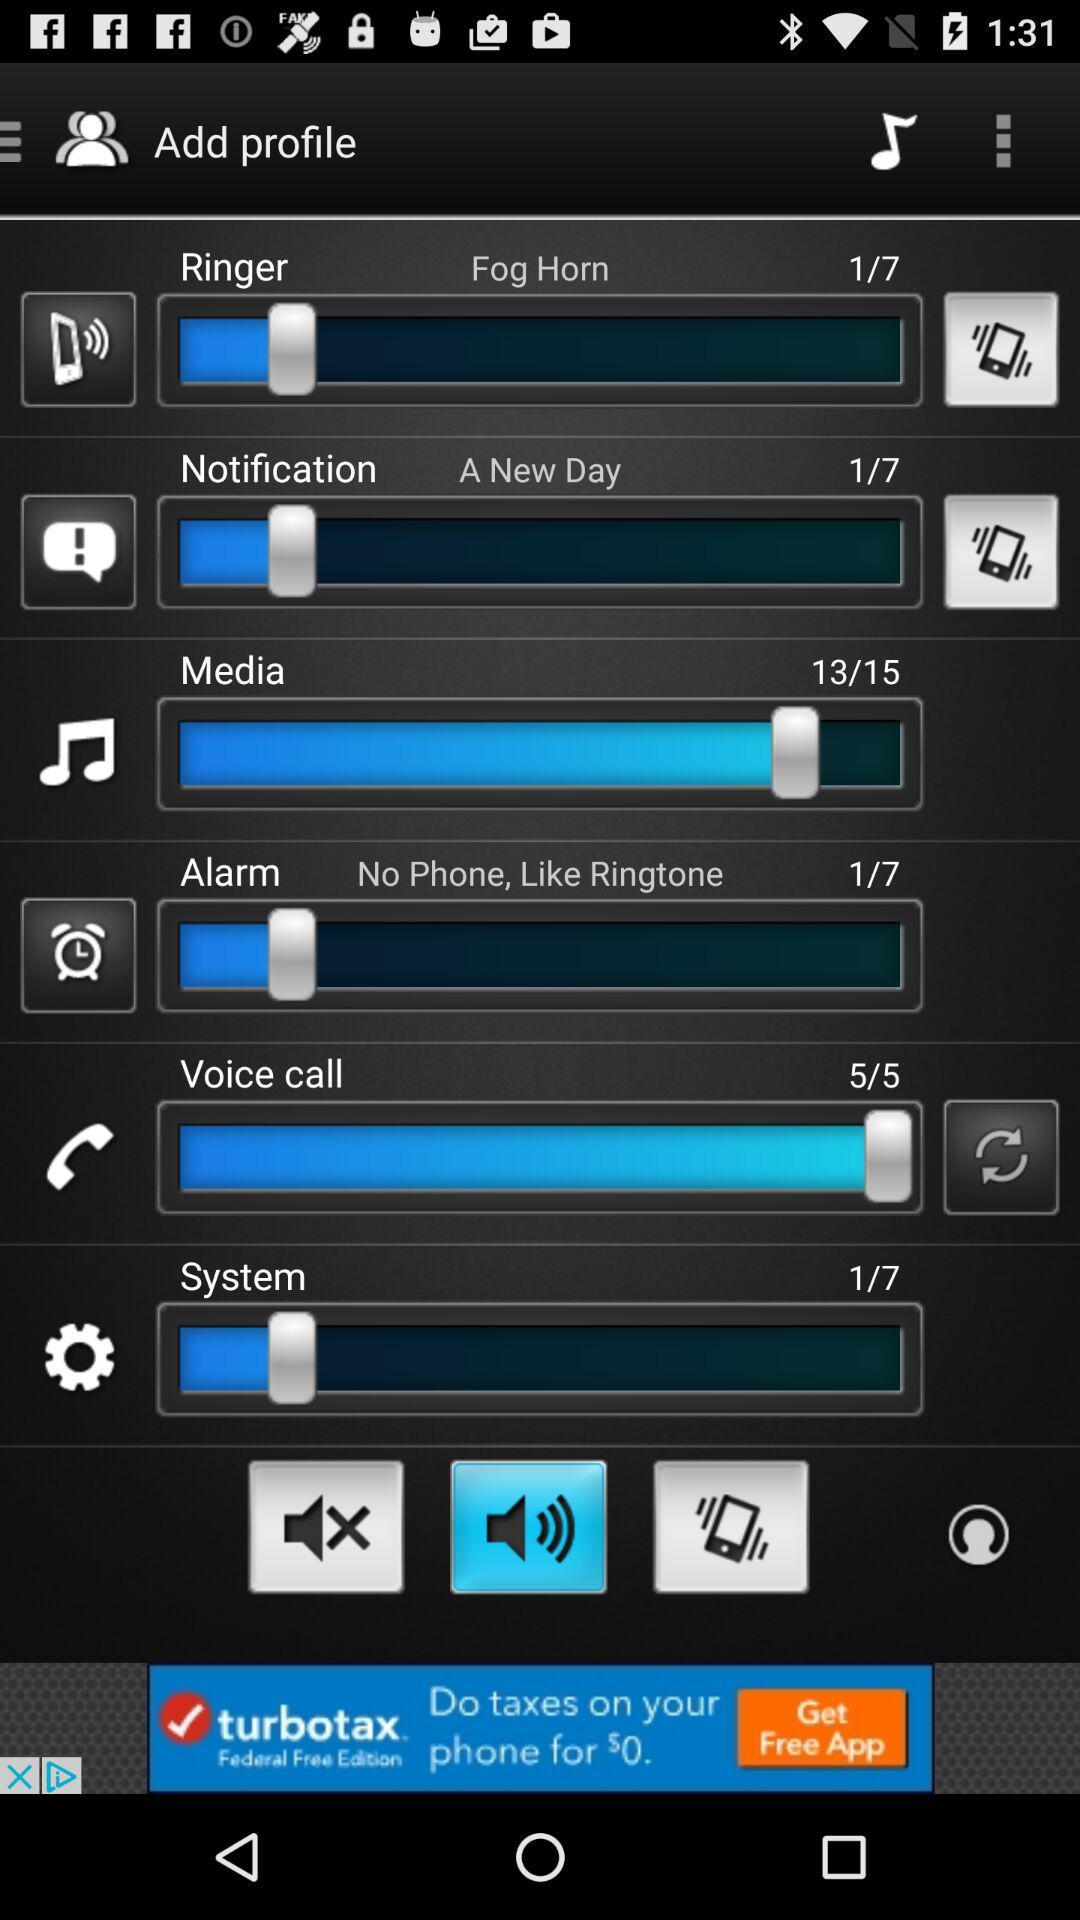  What do you see at coordinates (77, 954) in the screenshot?
I see `selecting alarm` at bounding box center [77, 954].